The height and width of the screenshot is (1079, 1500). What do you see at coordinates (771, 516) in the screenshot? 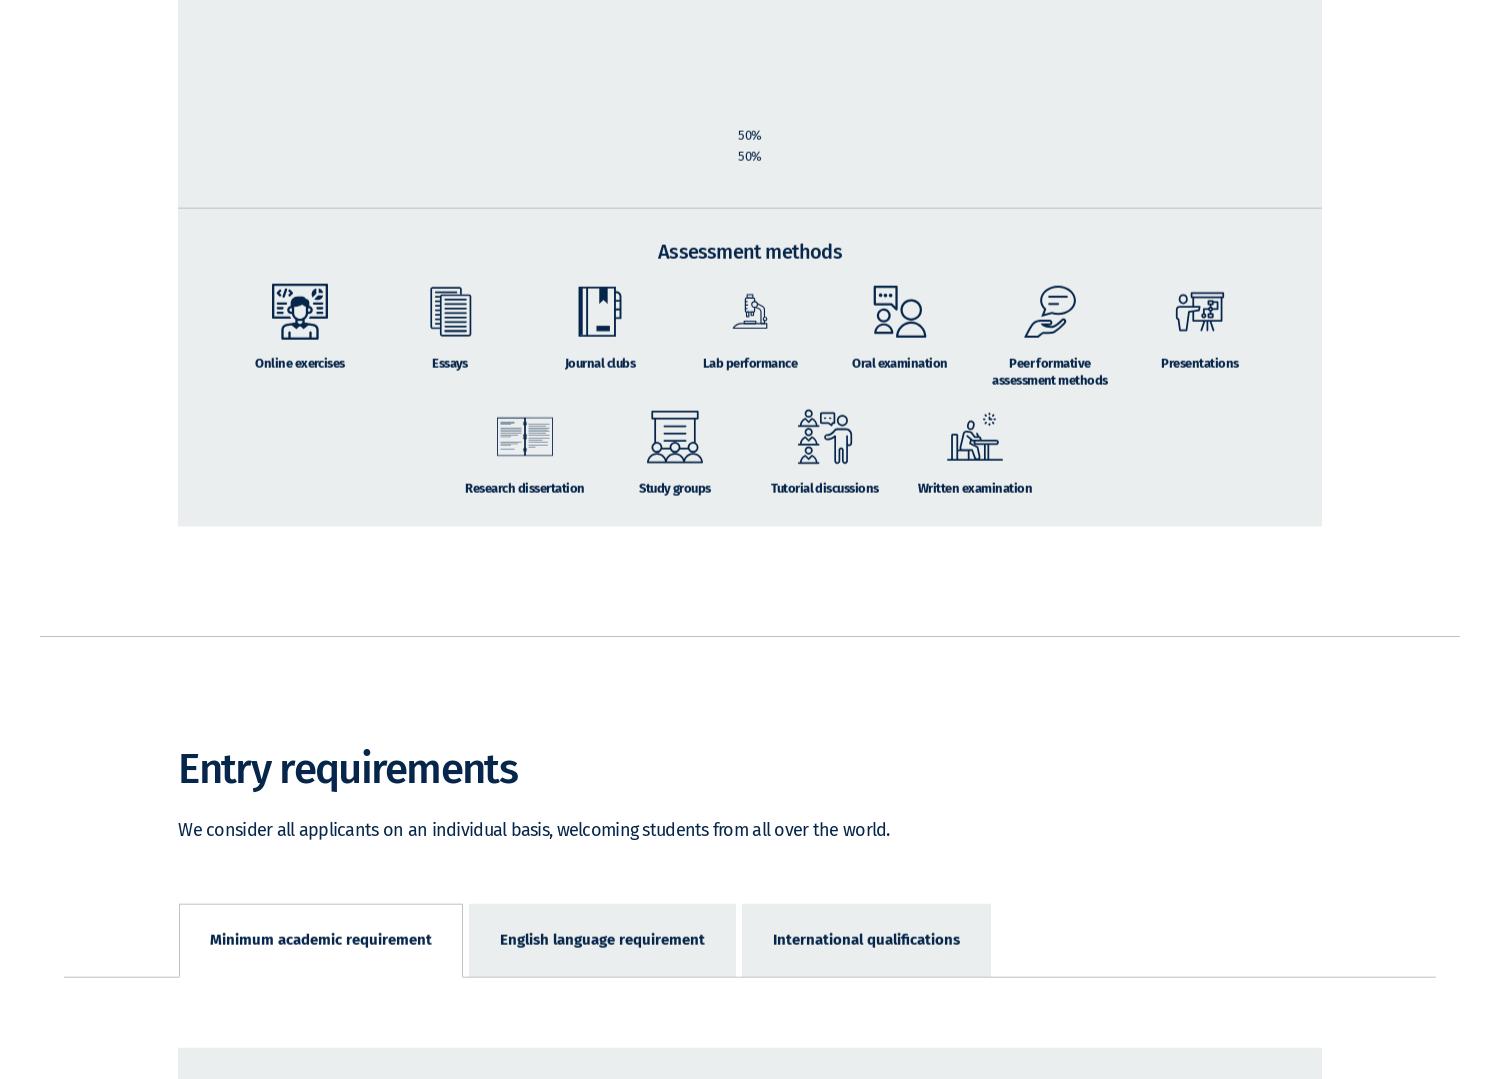
I see `'Tutorial discussions'` at bounding box center [771, 516].